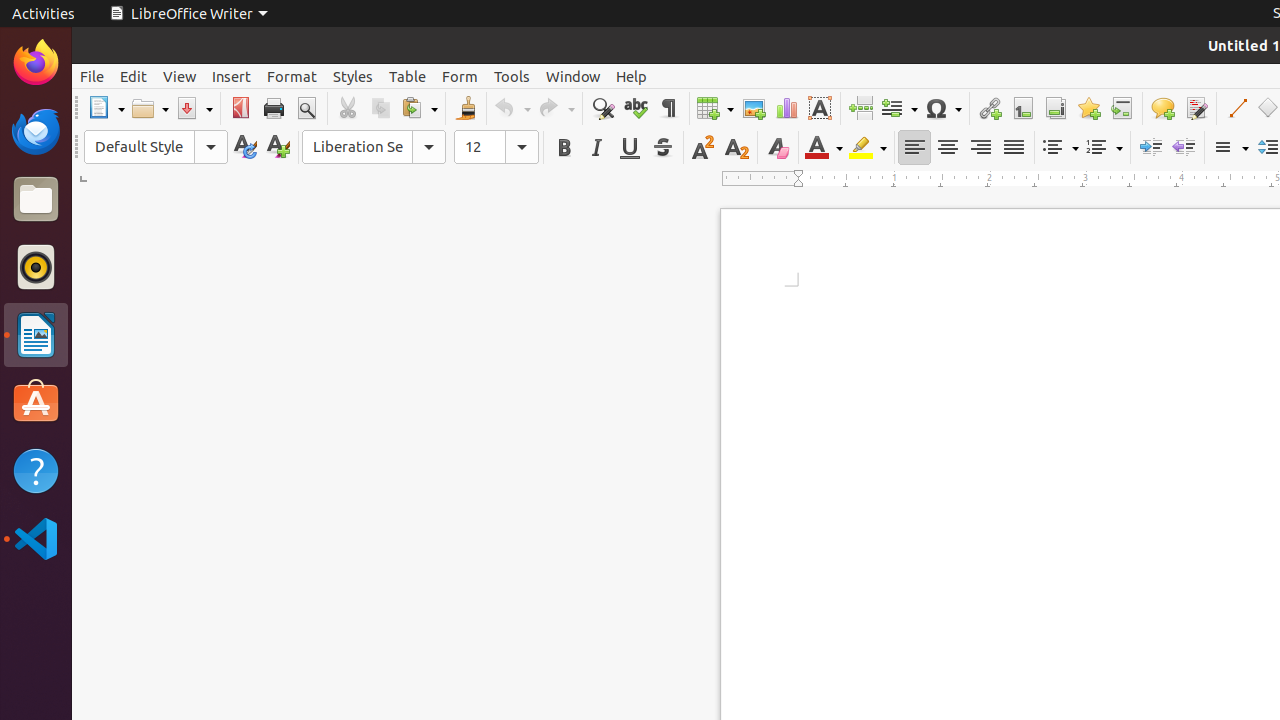 The width and height of the screenshot is (1280, 720). I want to click on 'Bold', so click(562, 146).